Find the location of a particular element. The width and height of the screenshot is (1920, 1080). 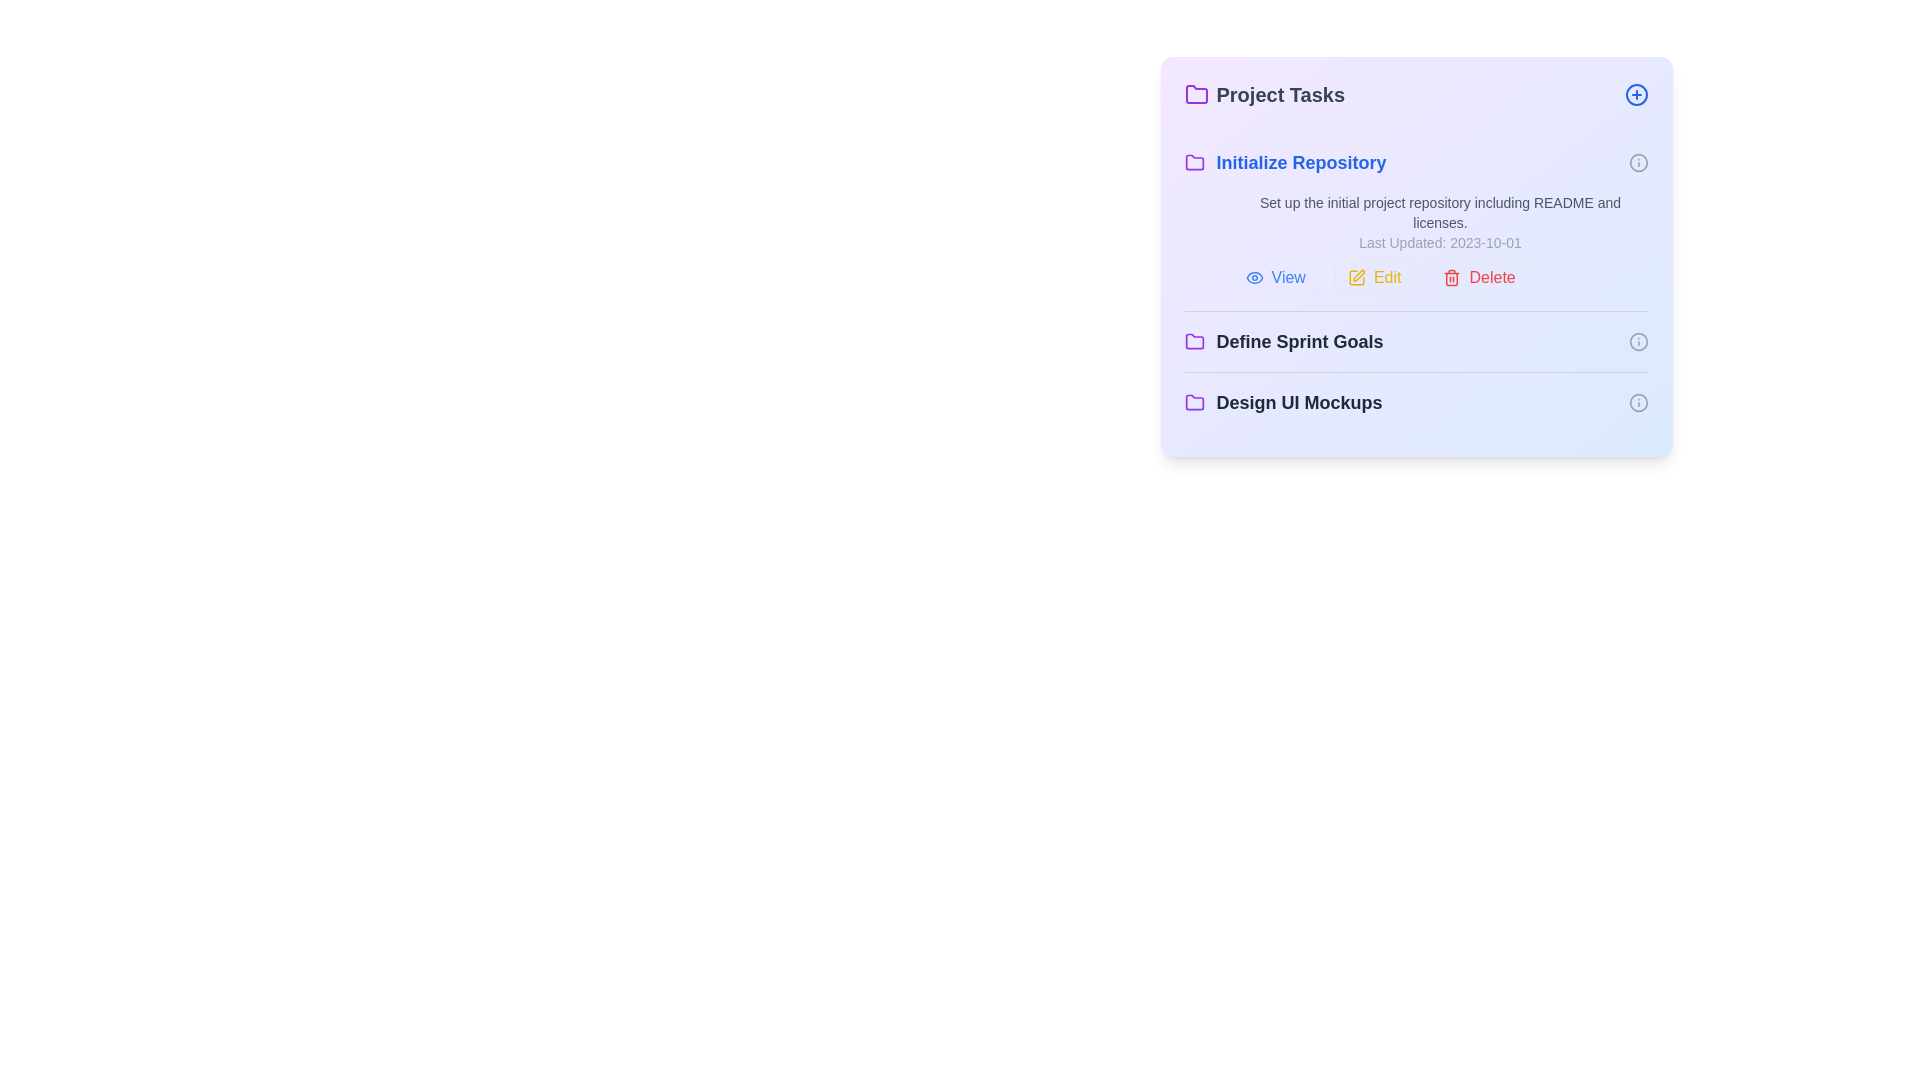

the text label 'Define Sprint Goals' to potentially display additional information is located at coordinates (1300, 341).